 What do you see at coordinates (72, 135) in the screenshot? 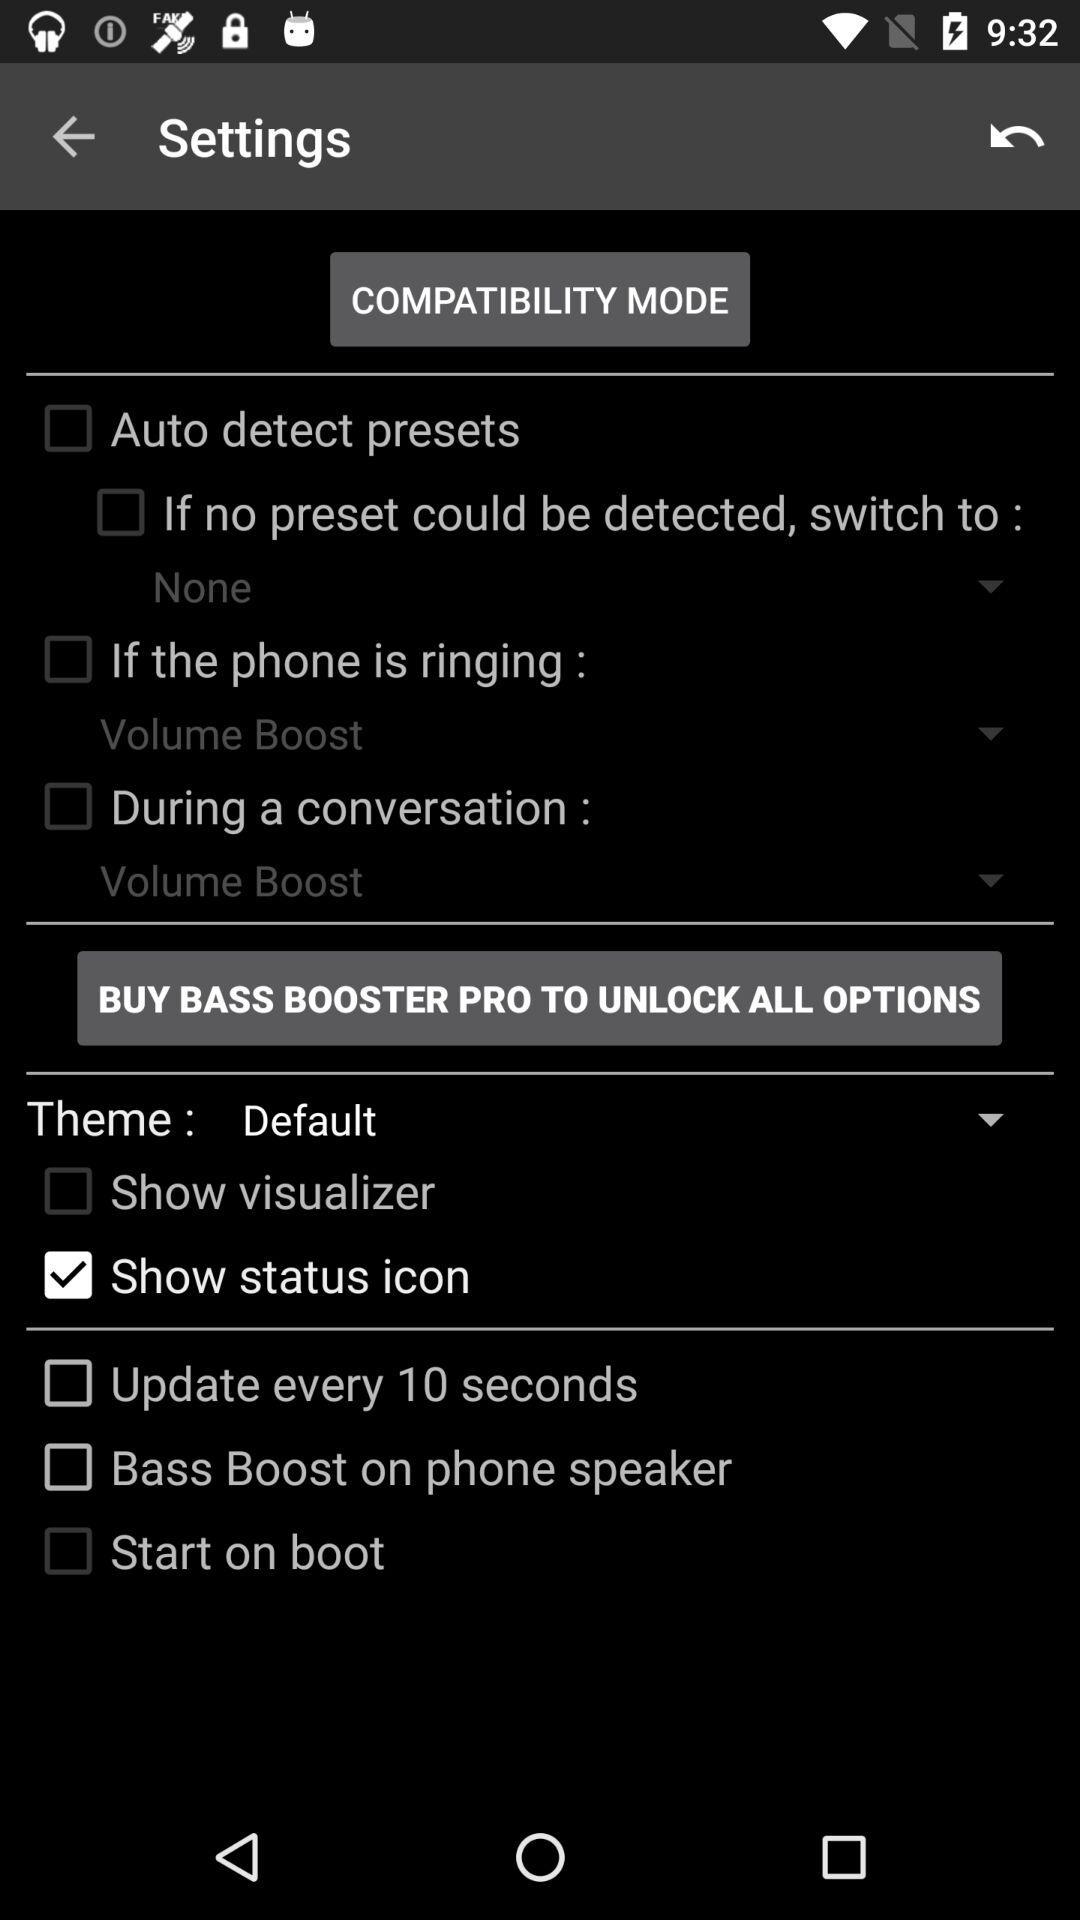
I see `item next to settings icon` at bounding box center [72, 135].